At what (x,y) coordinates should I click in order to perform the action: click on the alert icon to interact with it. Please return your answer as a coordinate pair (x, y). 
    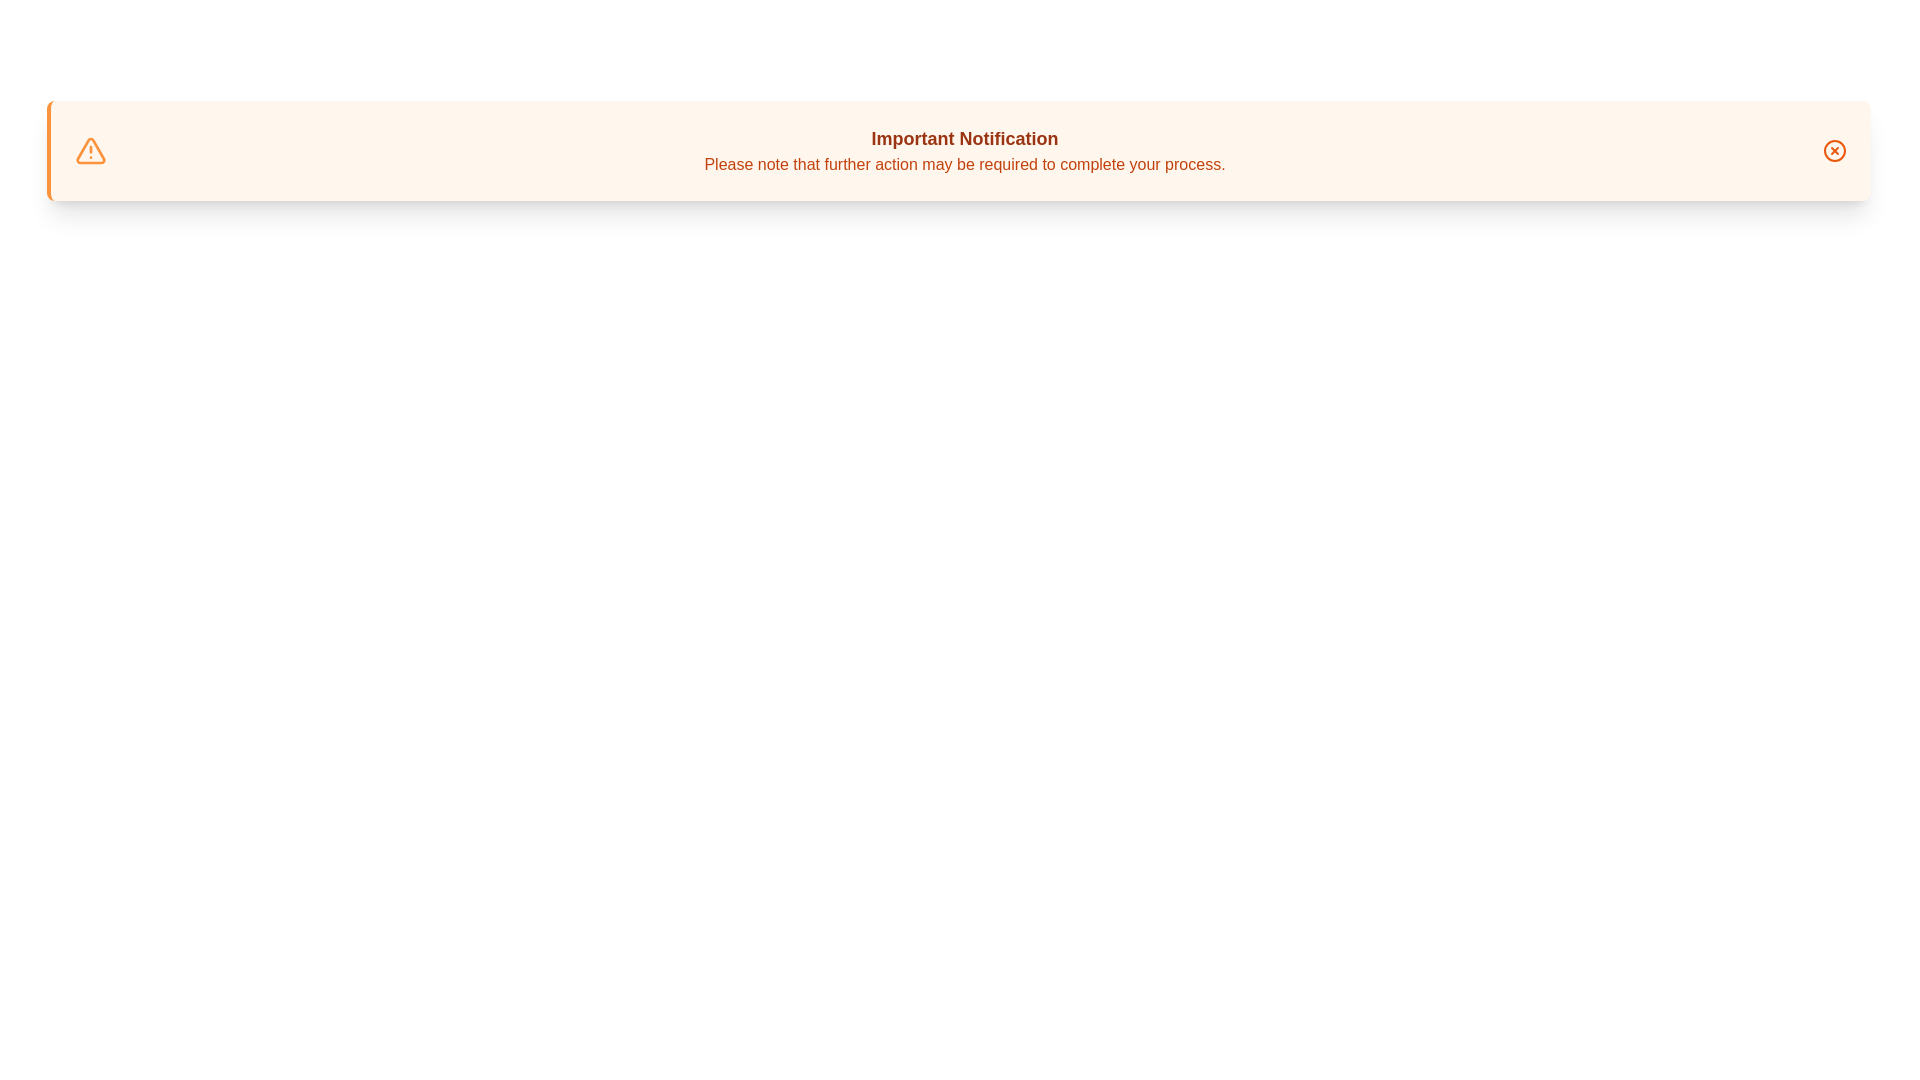
    Looking at the image, I should click on (90, 149).